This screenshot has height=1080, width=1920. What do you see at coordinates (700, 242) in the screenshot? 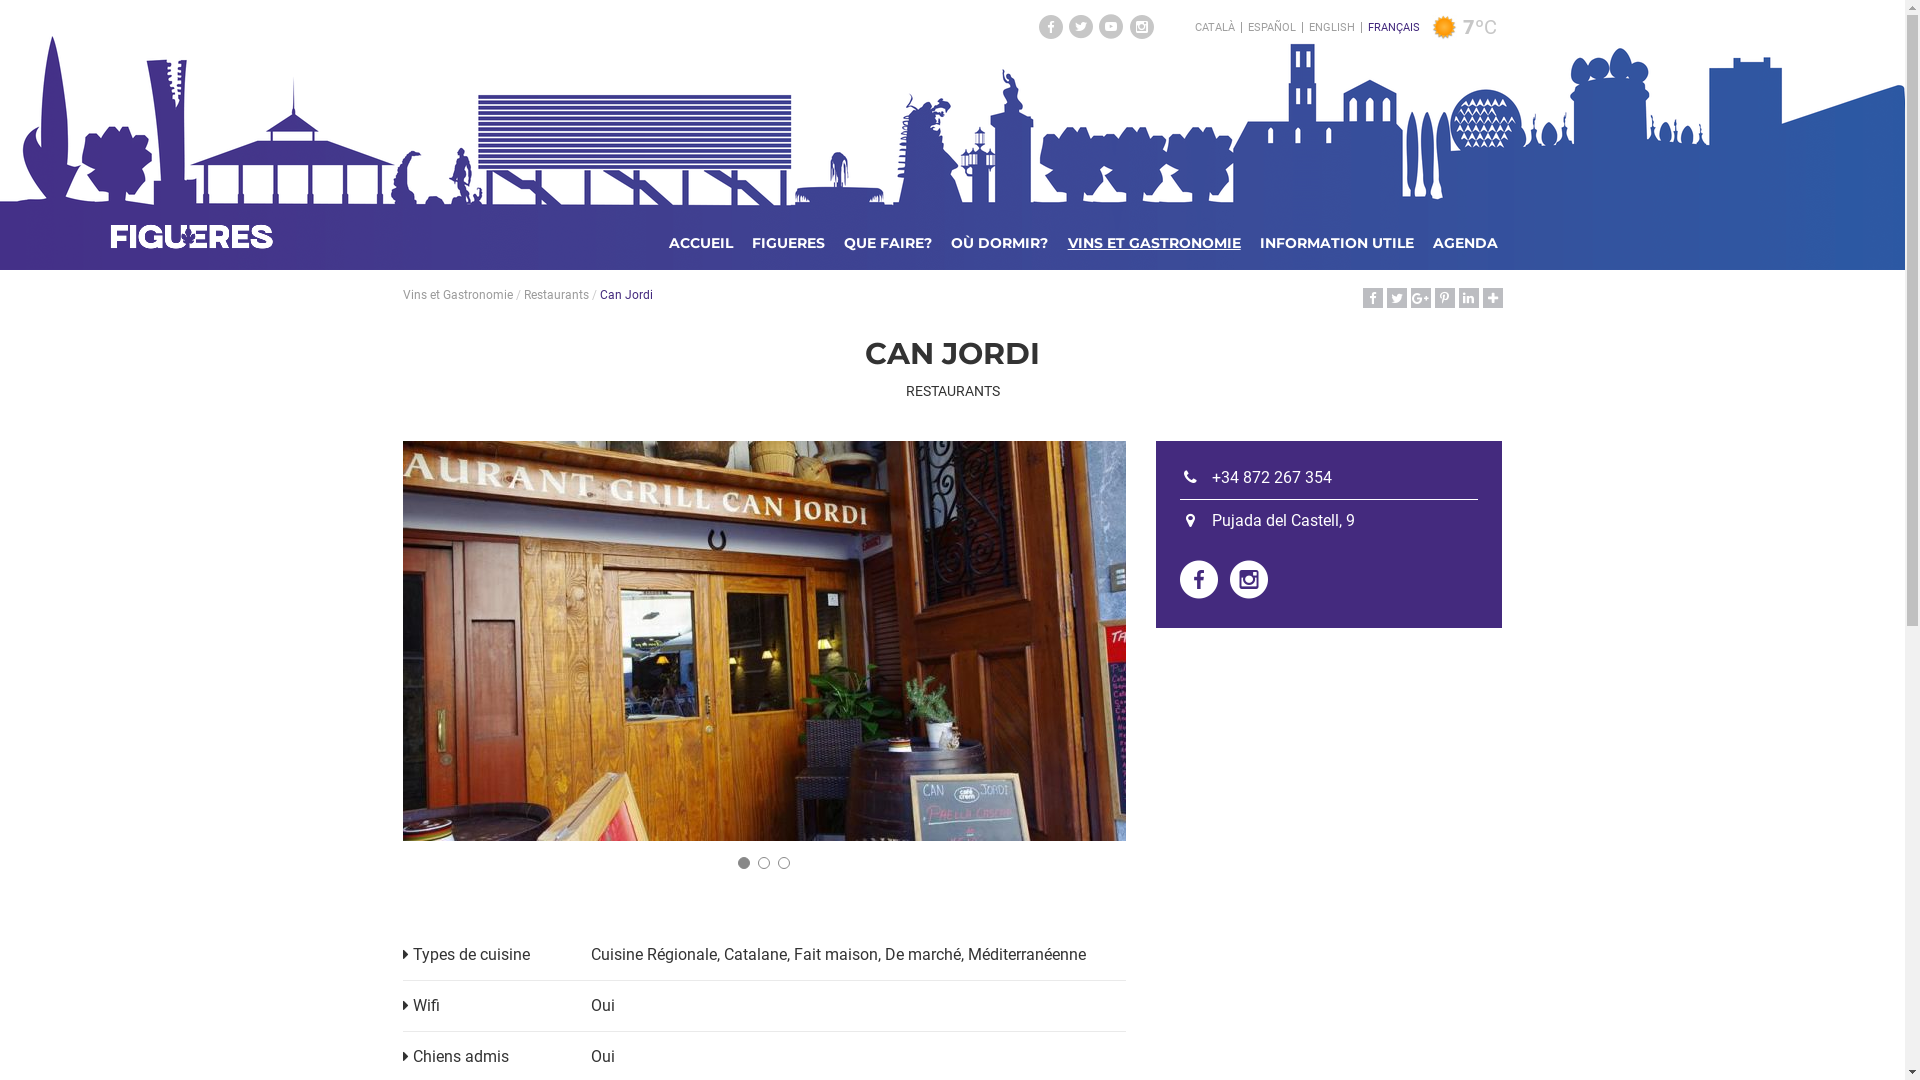
I see `'ACCUEIL'` at bounding box center [700, 242].